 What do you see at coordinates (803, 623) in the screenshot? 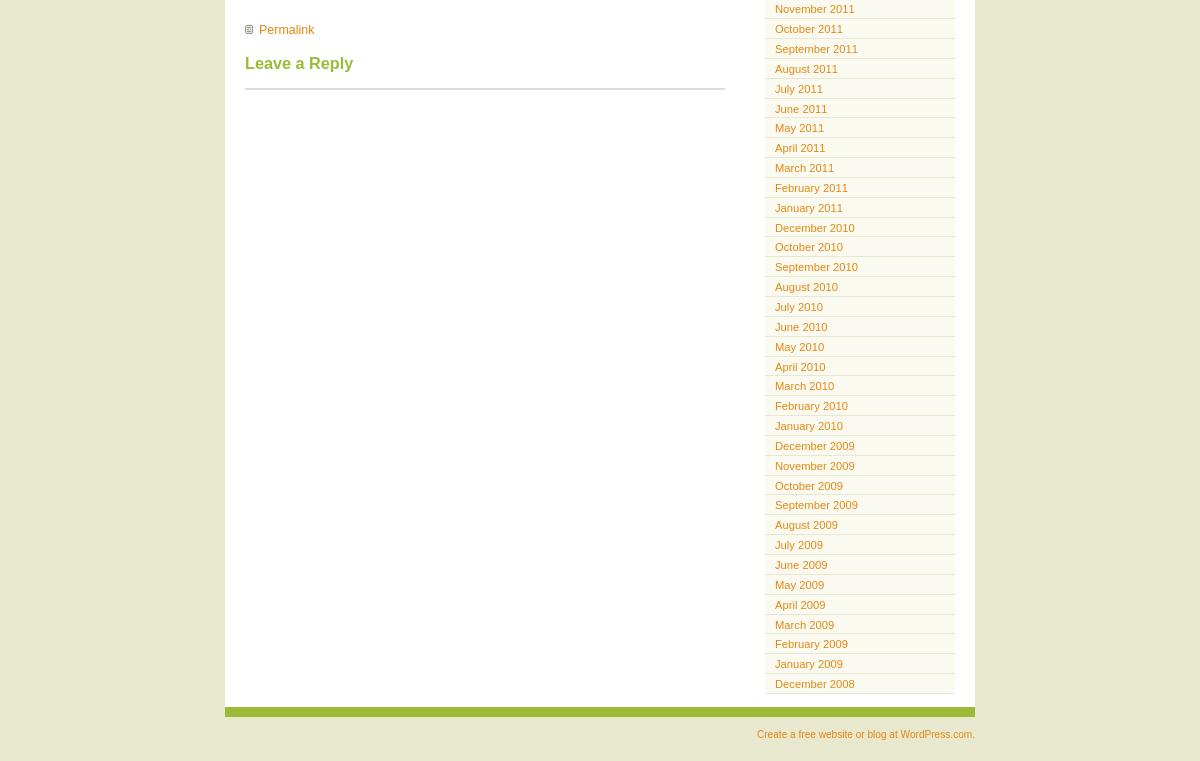
I see `'March 2009'` at bounding box center [803, 623].